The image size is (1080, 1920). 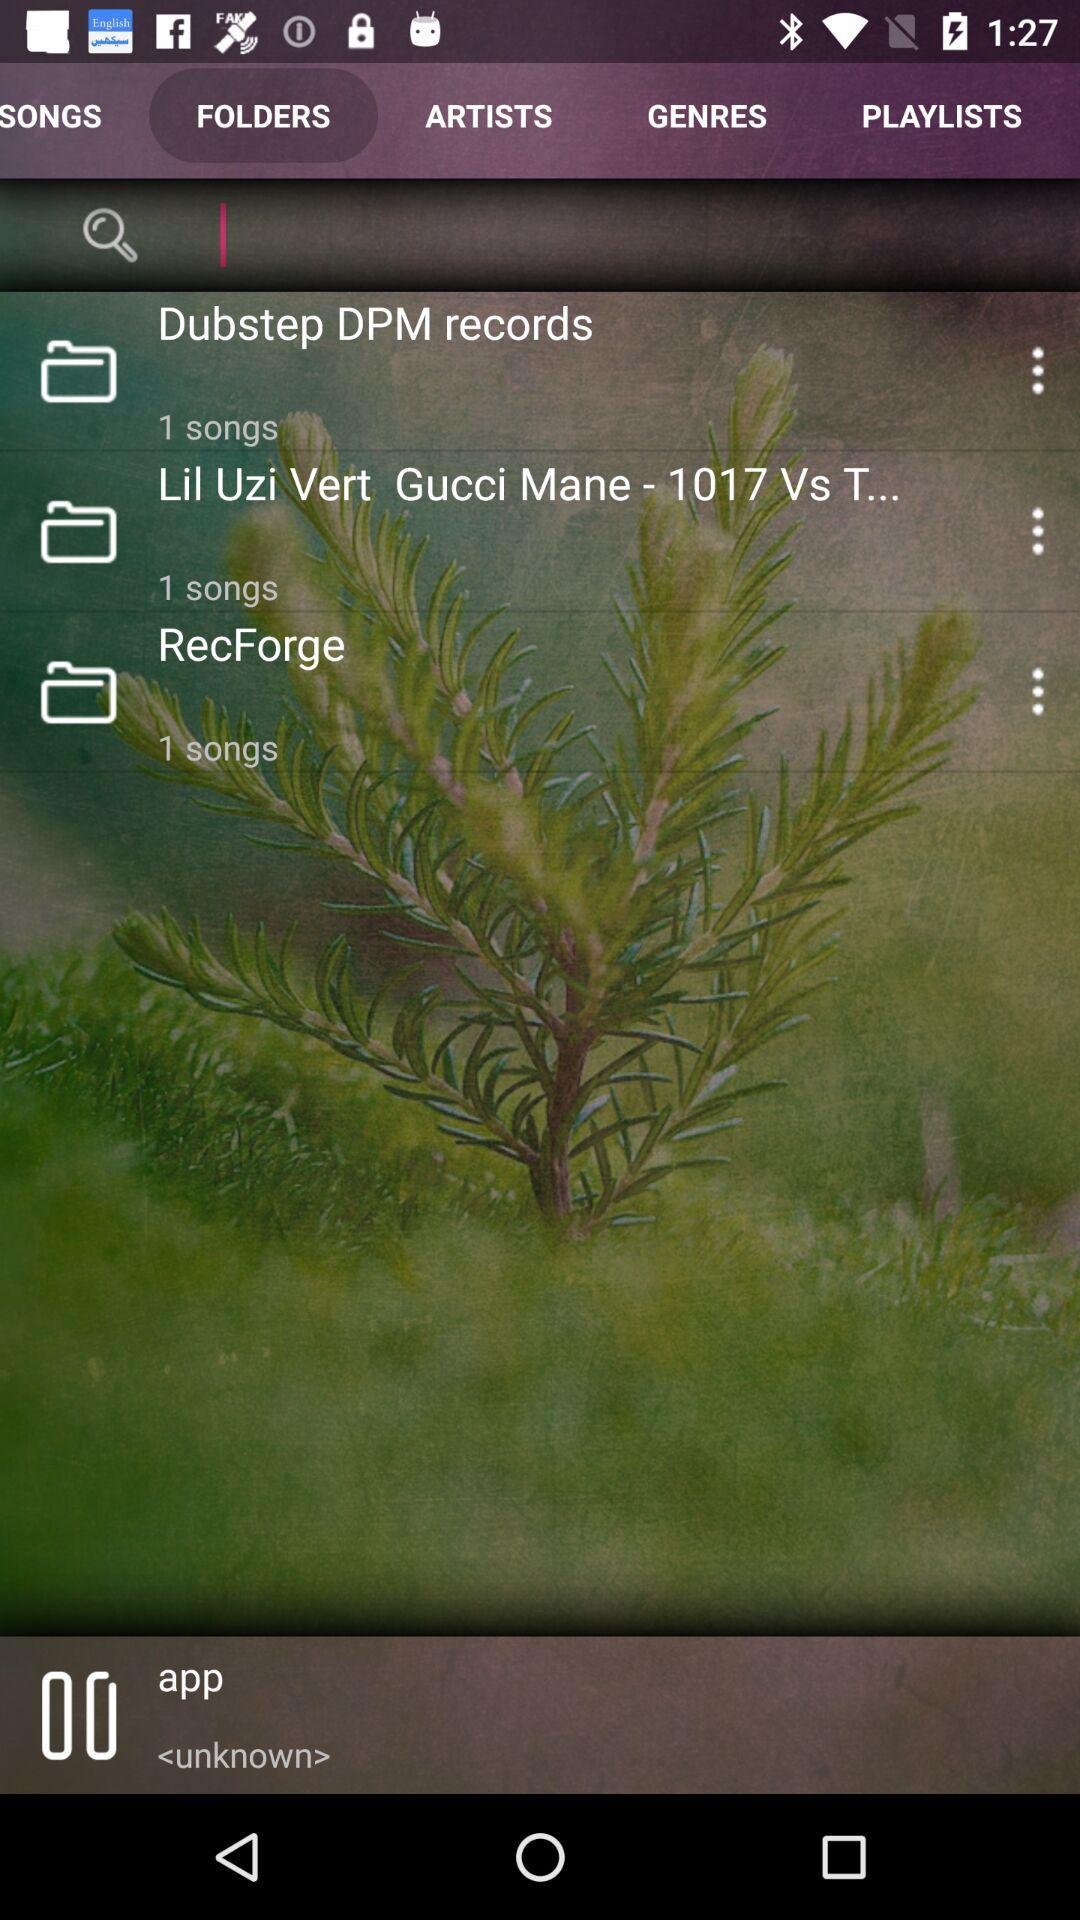 What do you see at coordinates (77, 1714) in the screenshot?
I see `the pause icon` at bounding box center [77, 1714].